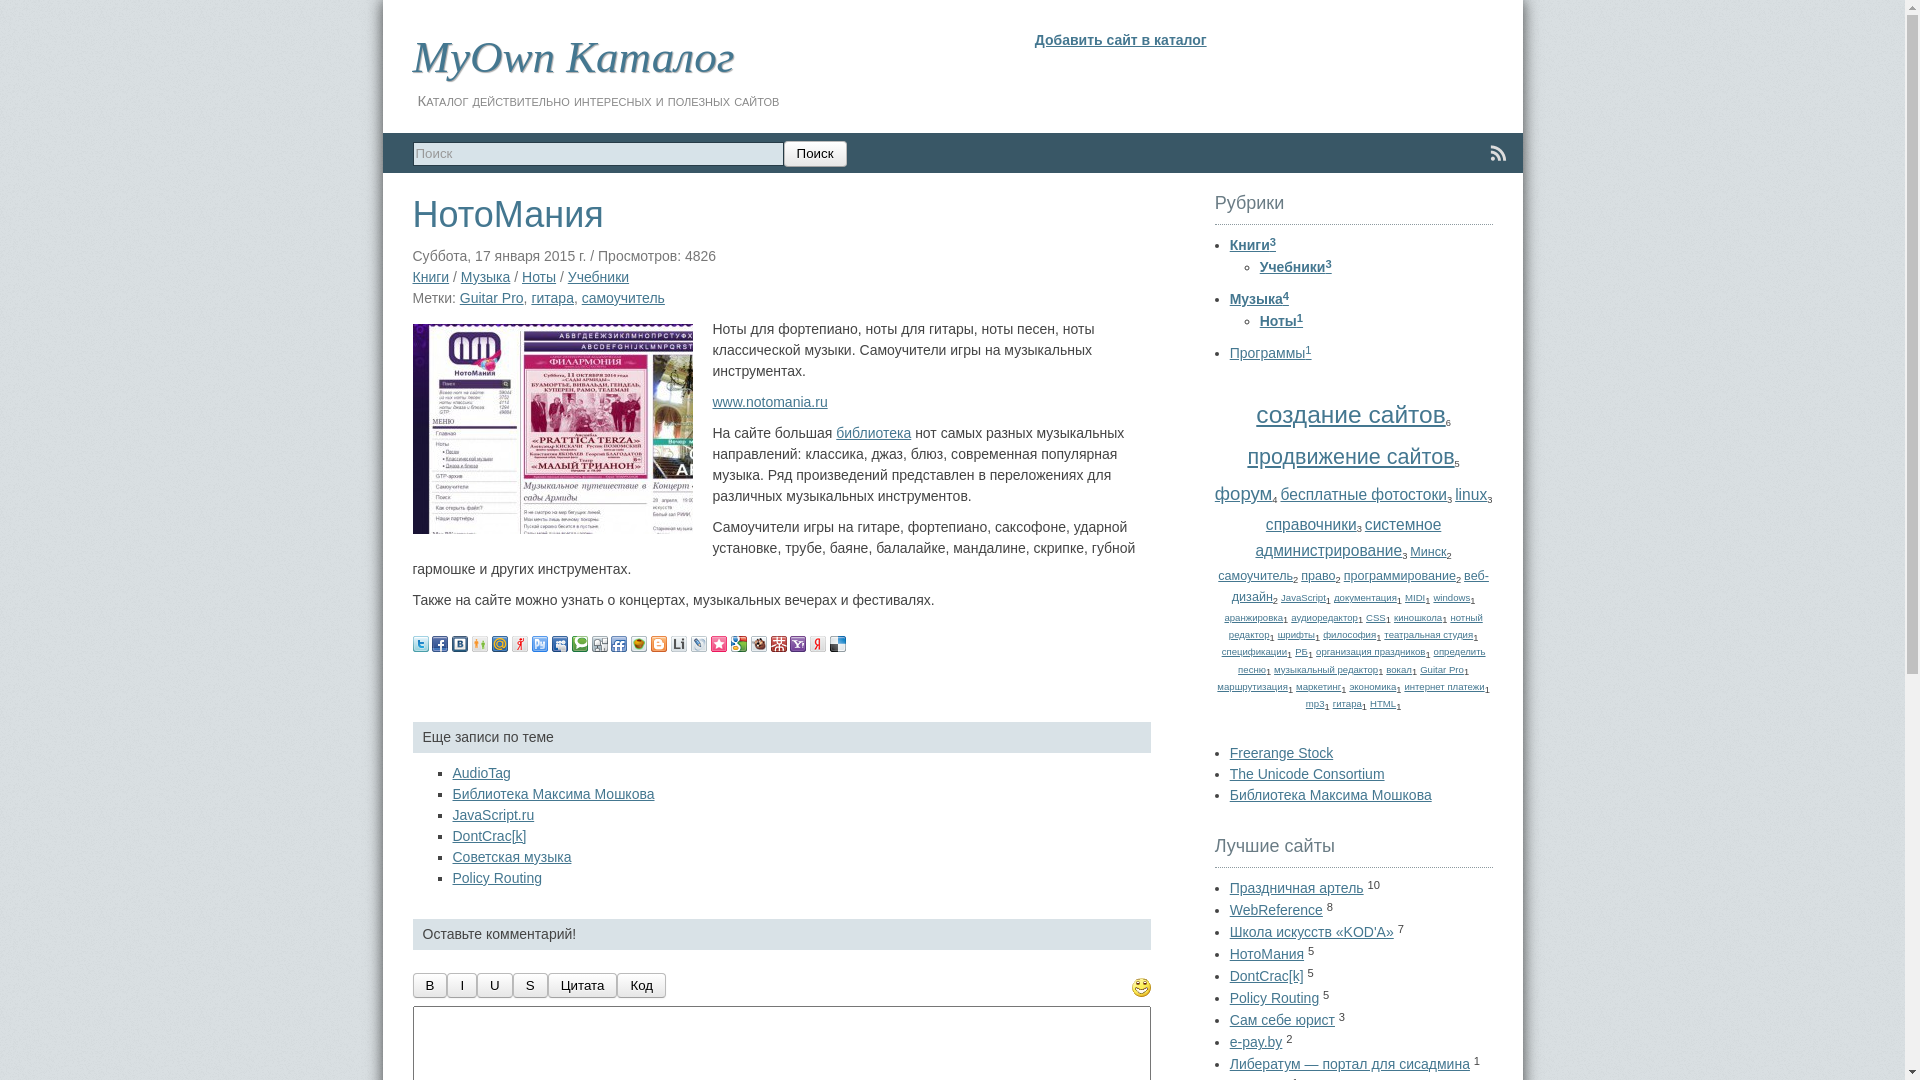 This screenshot has height=1080, width=1920. I want to click on 'Policy Routing', so click(497, 877).